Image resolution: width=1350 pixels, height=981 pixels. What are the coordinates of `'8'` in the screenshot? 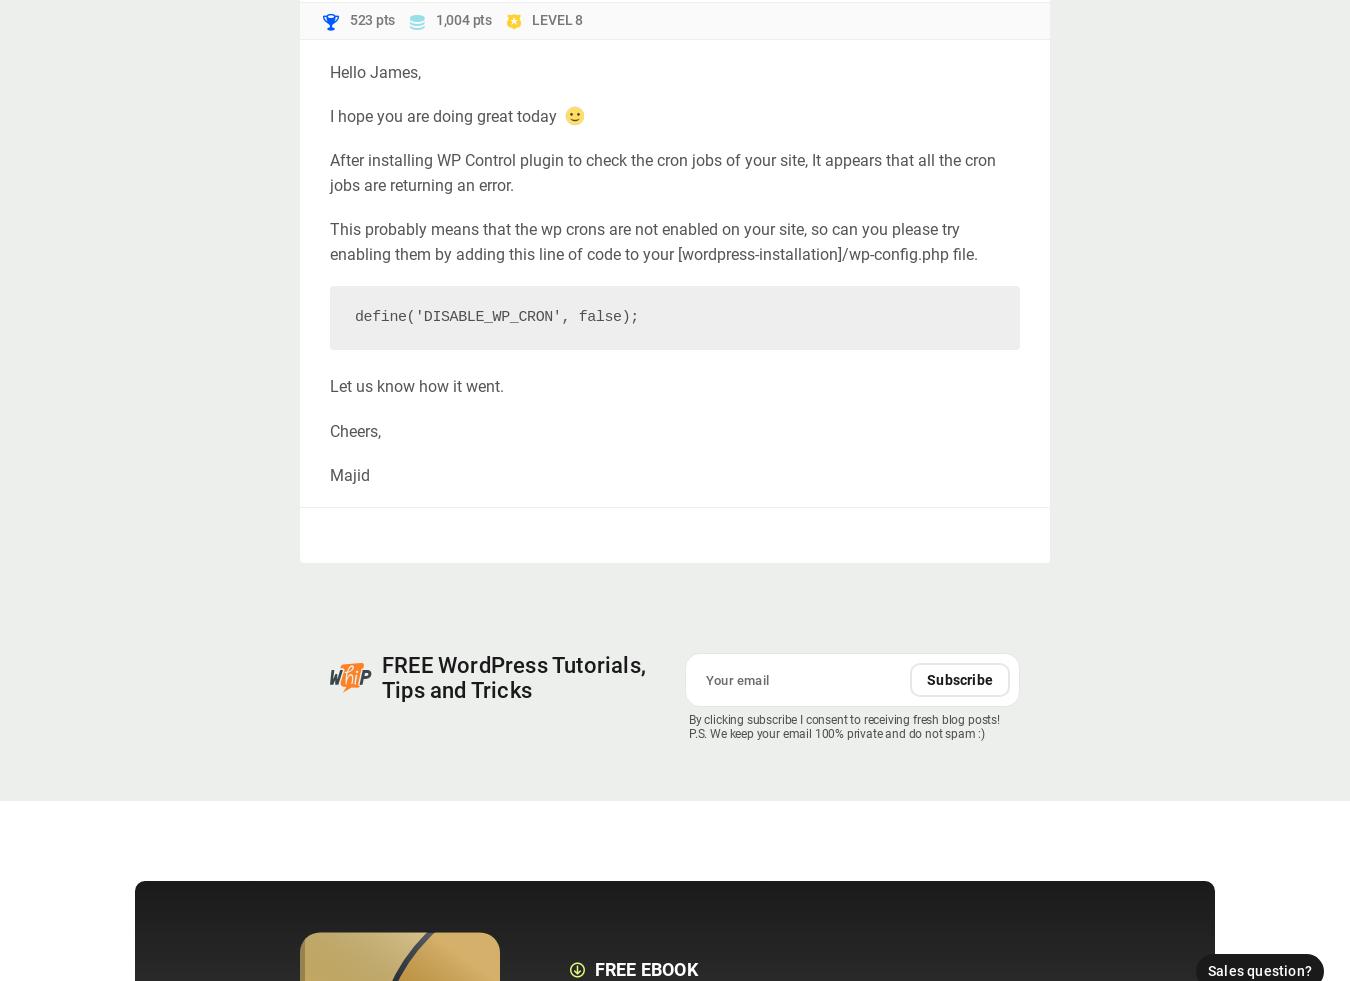 It's located at (579, 19).